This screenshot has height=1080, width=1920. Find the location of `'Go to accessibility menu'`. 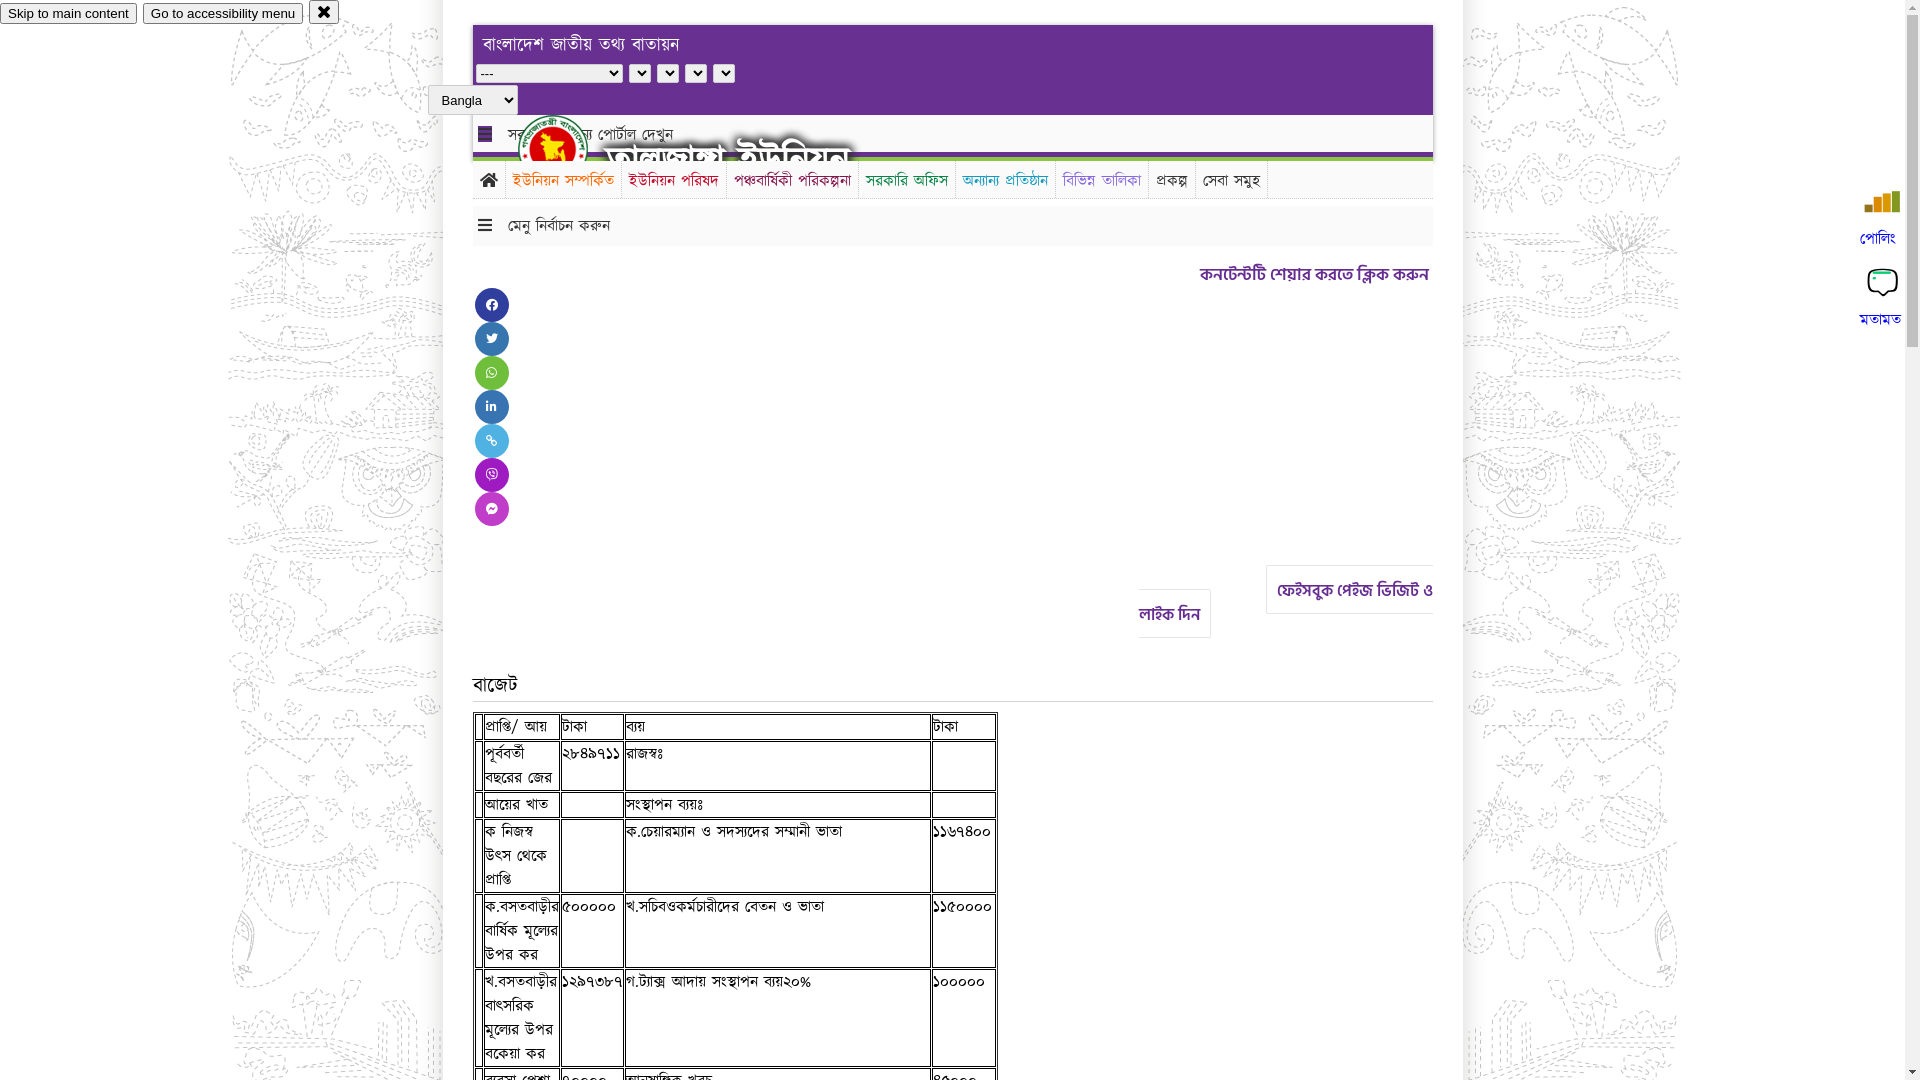

'Go to accessibility menu' is located at coordinates (222, 13).